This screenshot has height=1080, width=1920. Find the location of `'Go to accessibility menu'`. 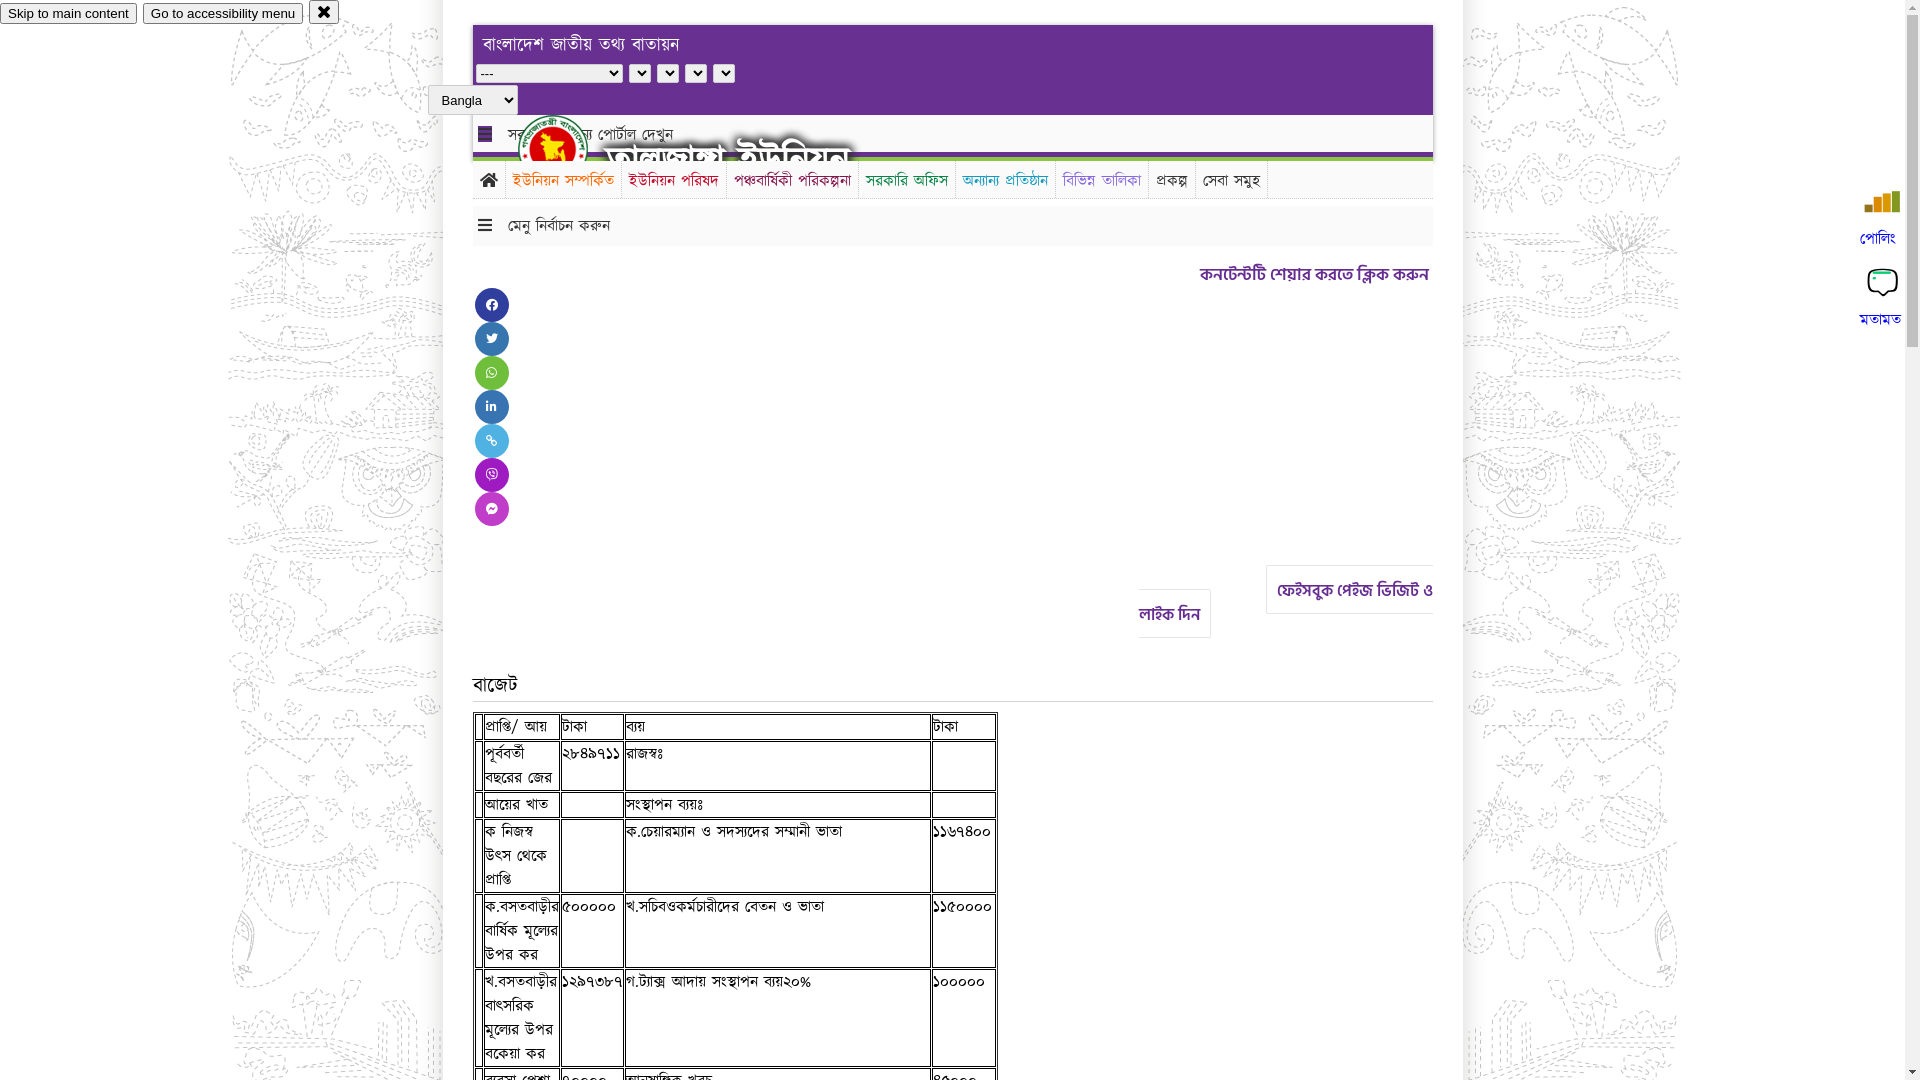

'Go to accessibility menu' is located at coordinates (222, 13).